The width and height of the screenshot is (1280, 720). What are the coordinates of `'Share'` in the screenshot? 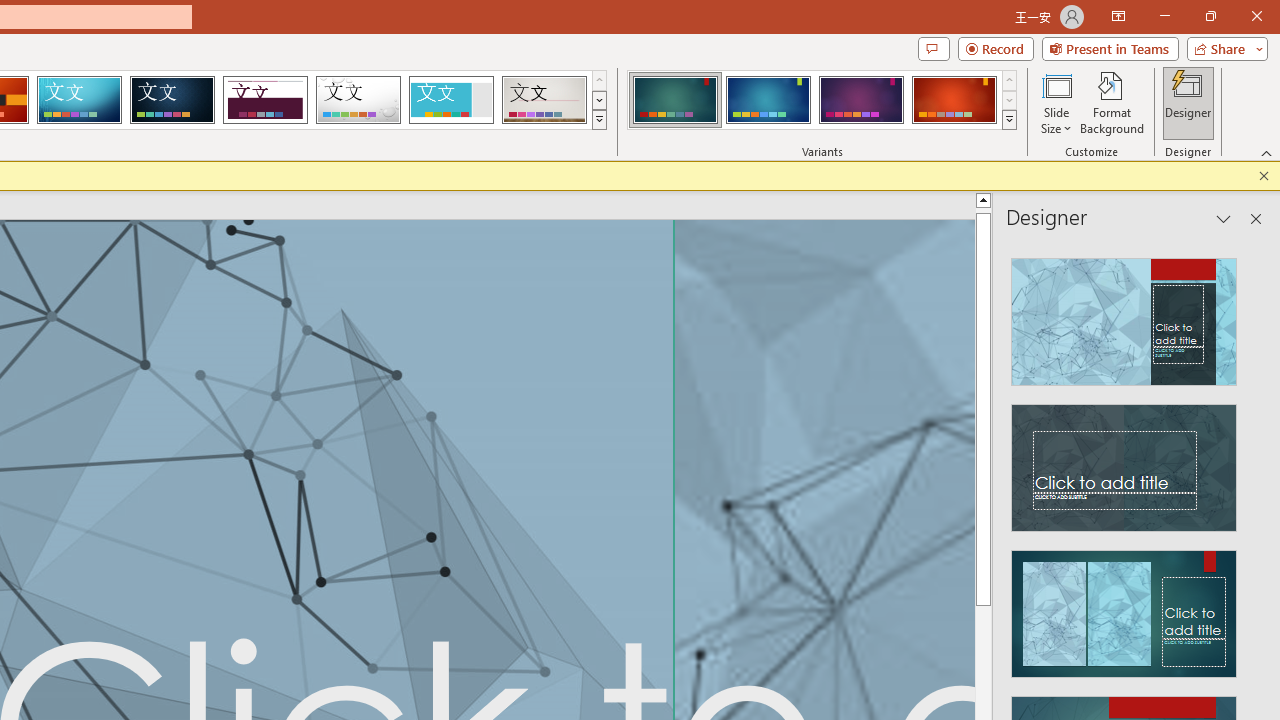 It's located at (1222, 47).